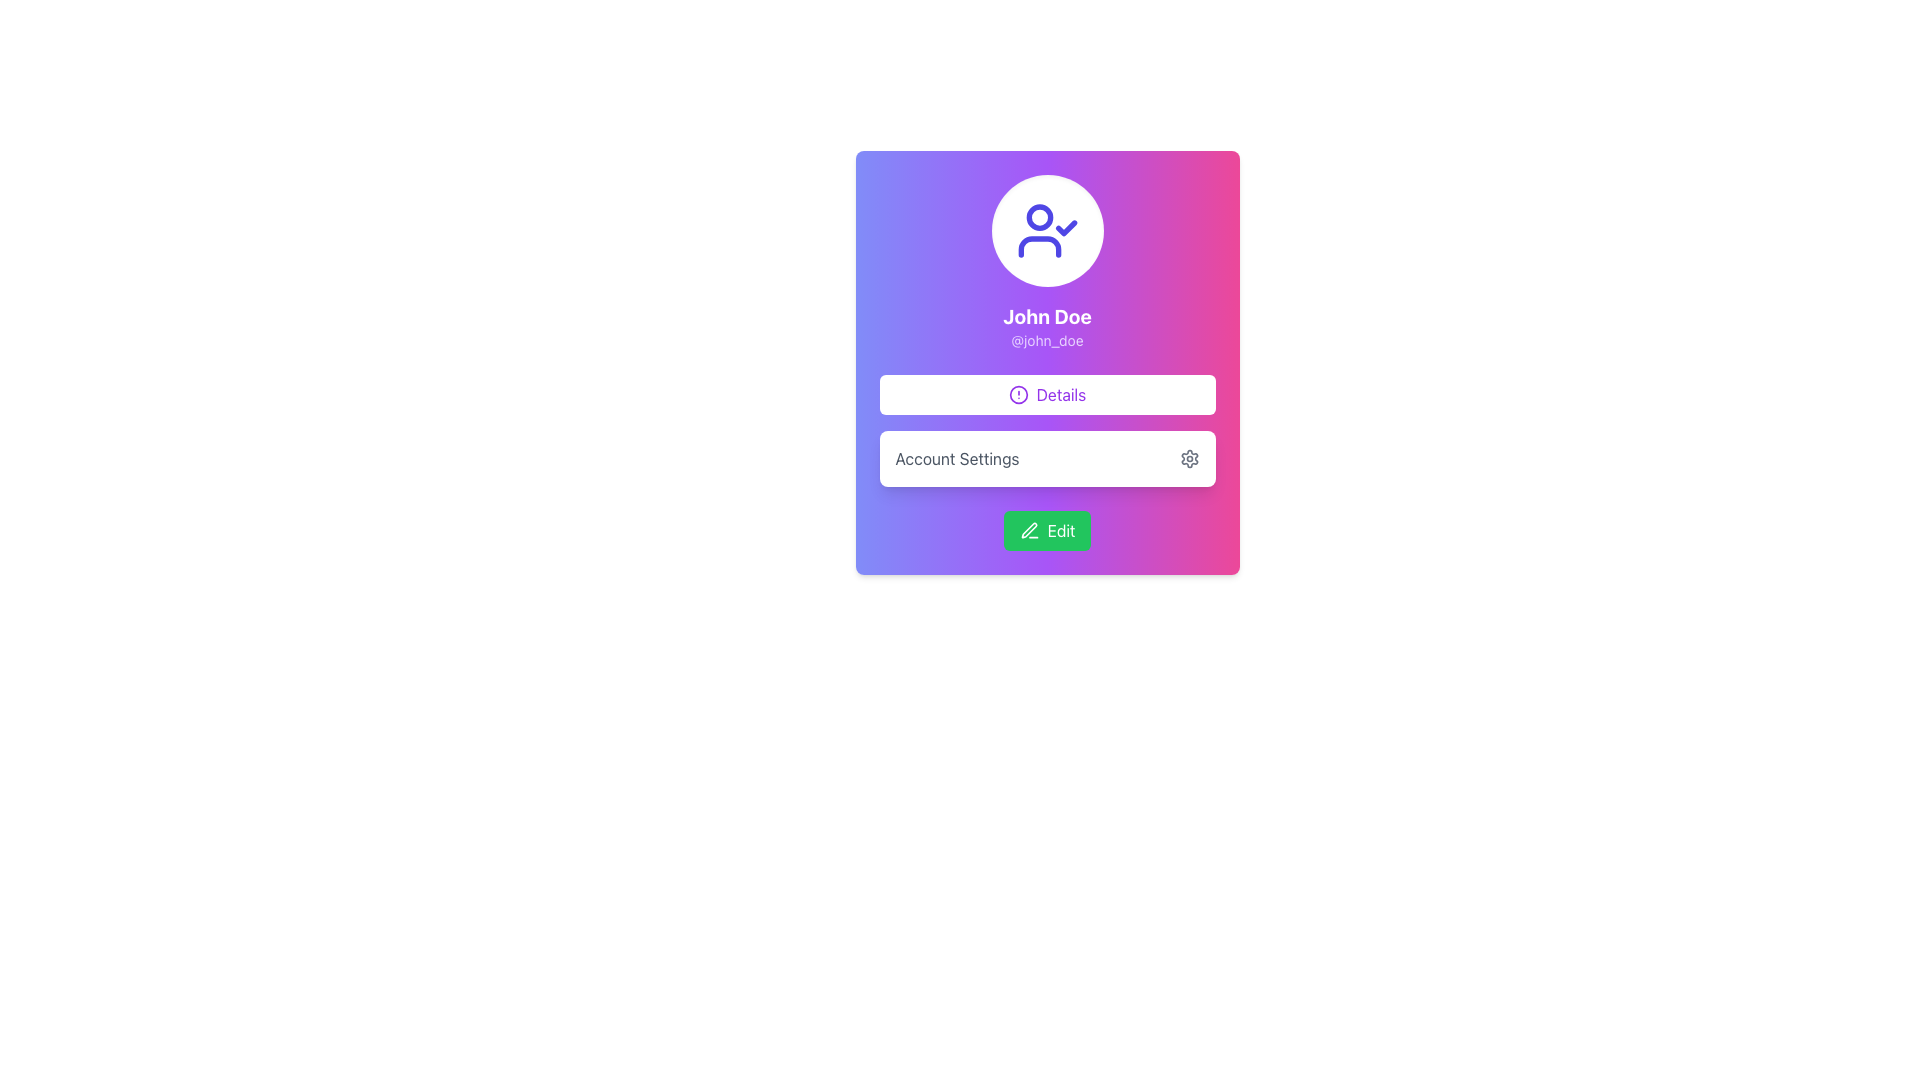  Describe the element at coordinates (1046, 326) in the screenshot. I see `the profile name and username display, which is centrally located above the 'Details' button and below the user icon` at that location.